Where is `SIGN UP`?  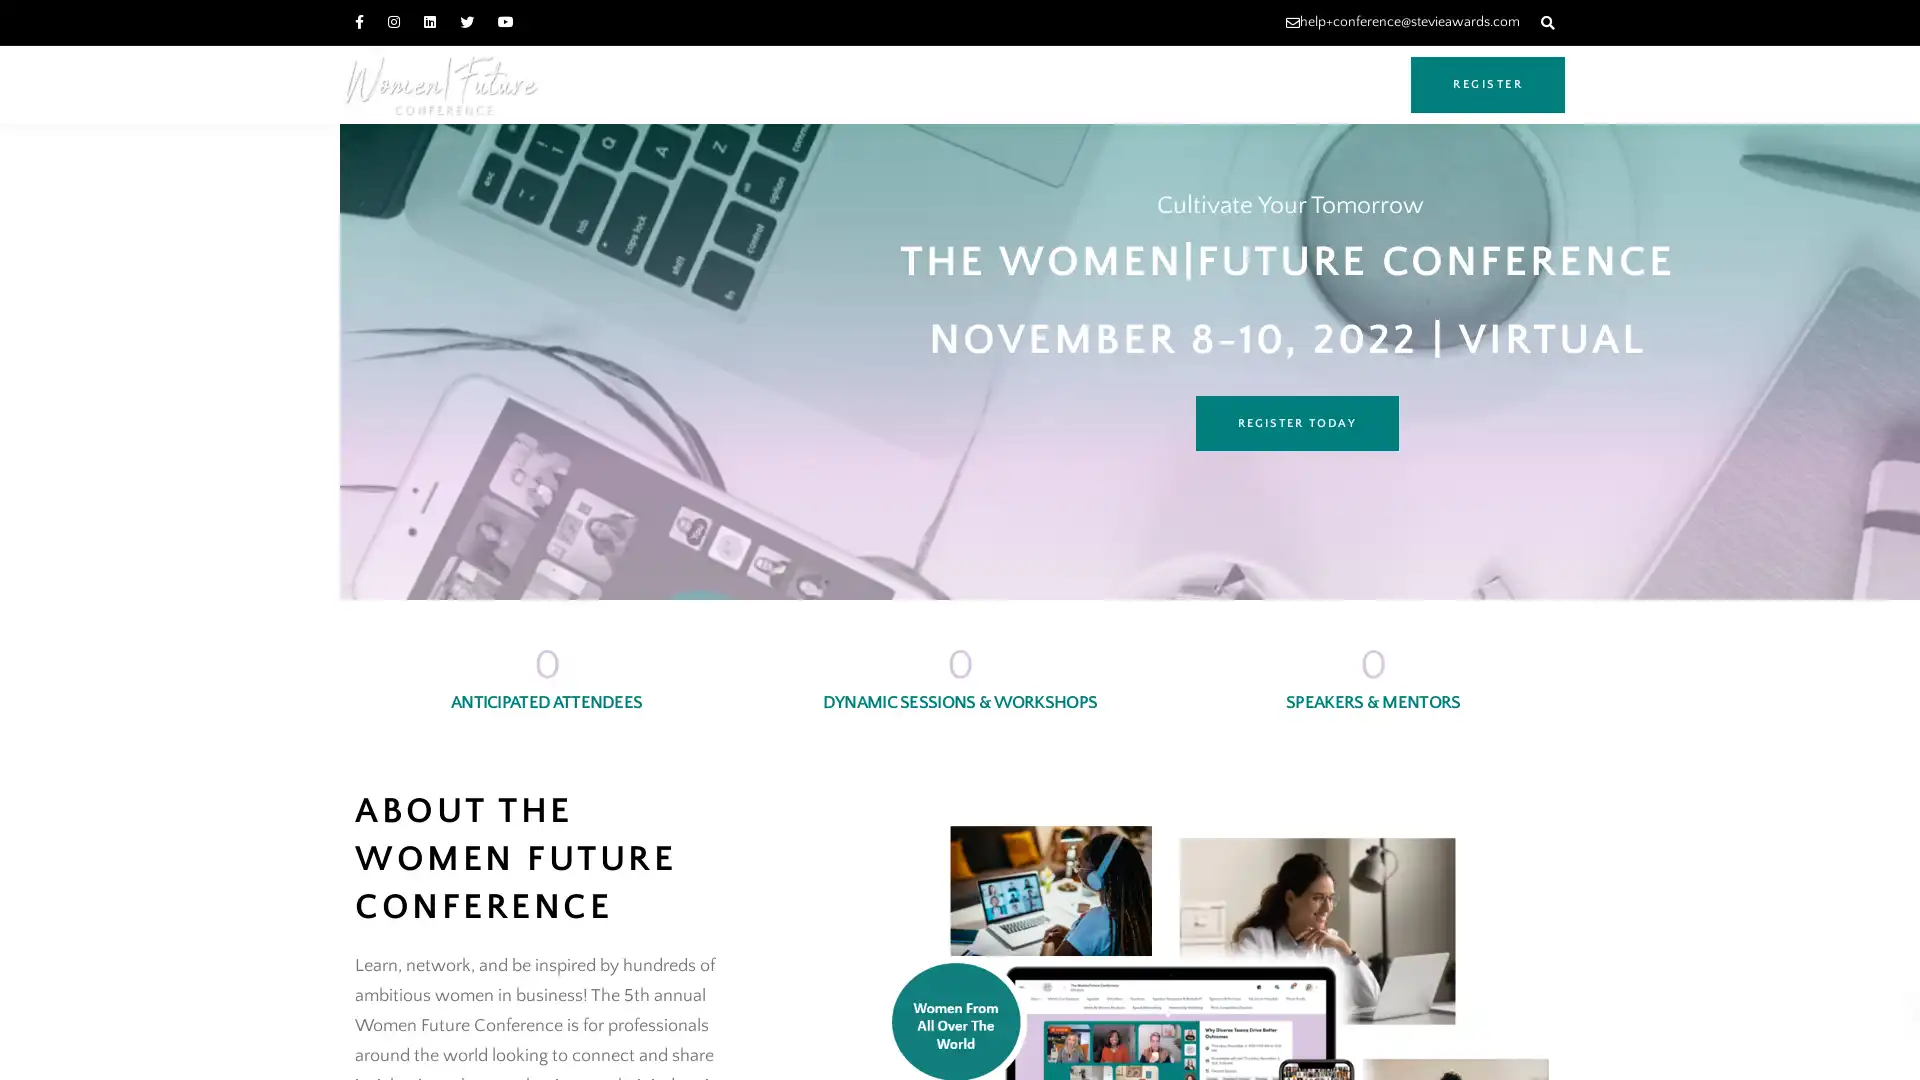
SIGN UP is located at coordinates (210, 1040).